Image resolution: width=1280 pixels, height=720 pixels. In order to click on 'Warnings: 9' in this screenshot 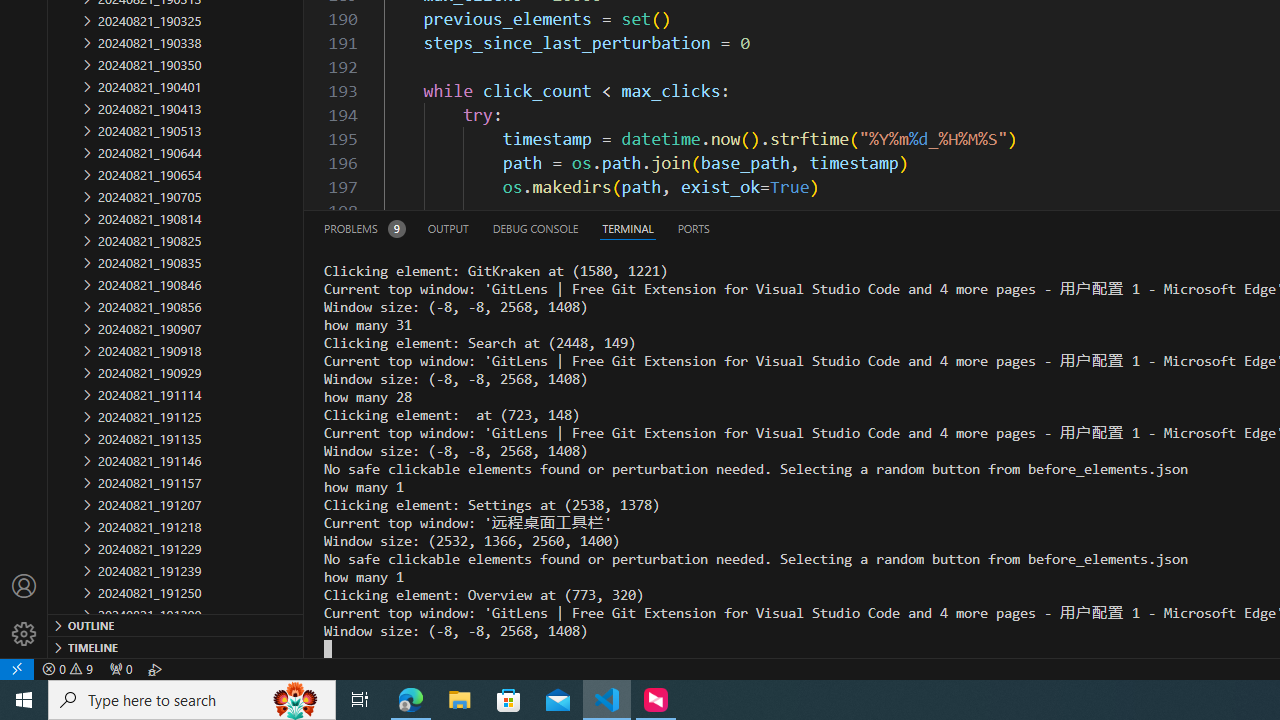, I will do `click(67, 668)`.